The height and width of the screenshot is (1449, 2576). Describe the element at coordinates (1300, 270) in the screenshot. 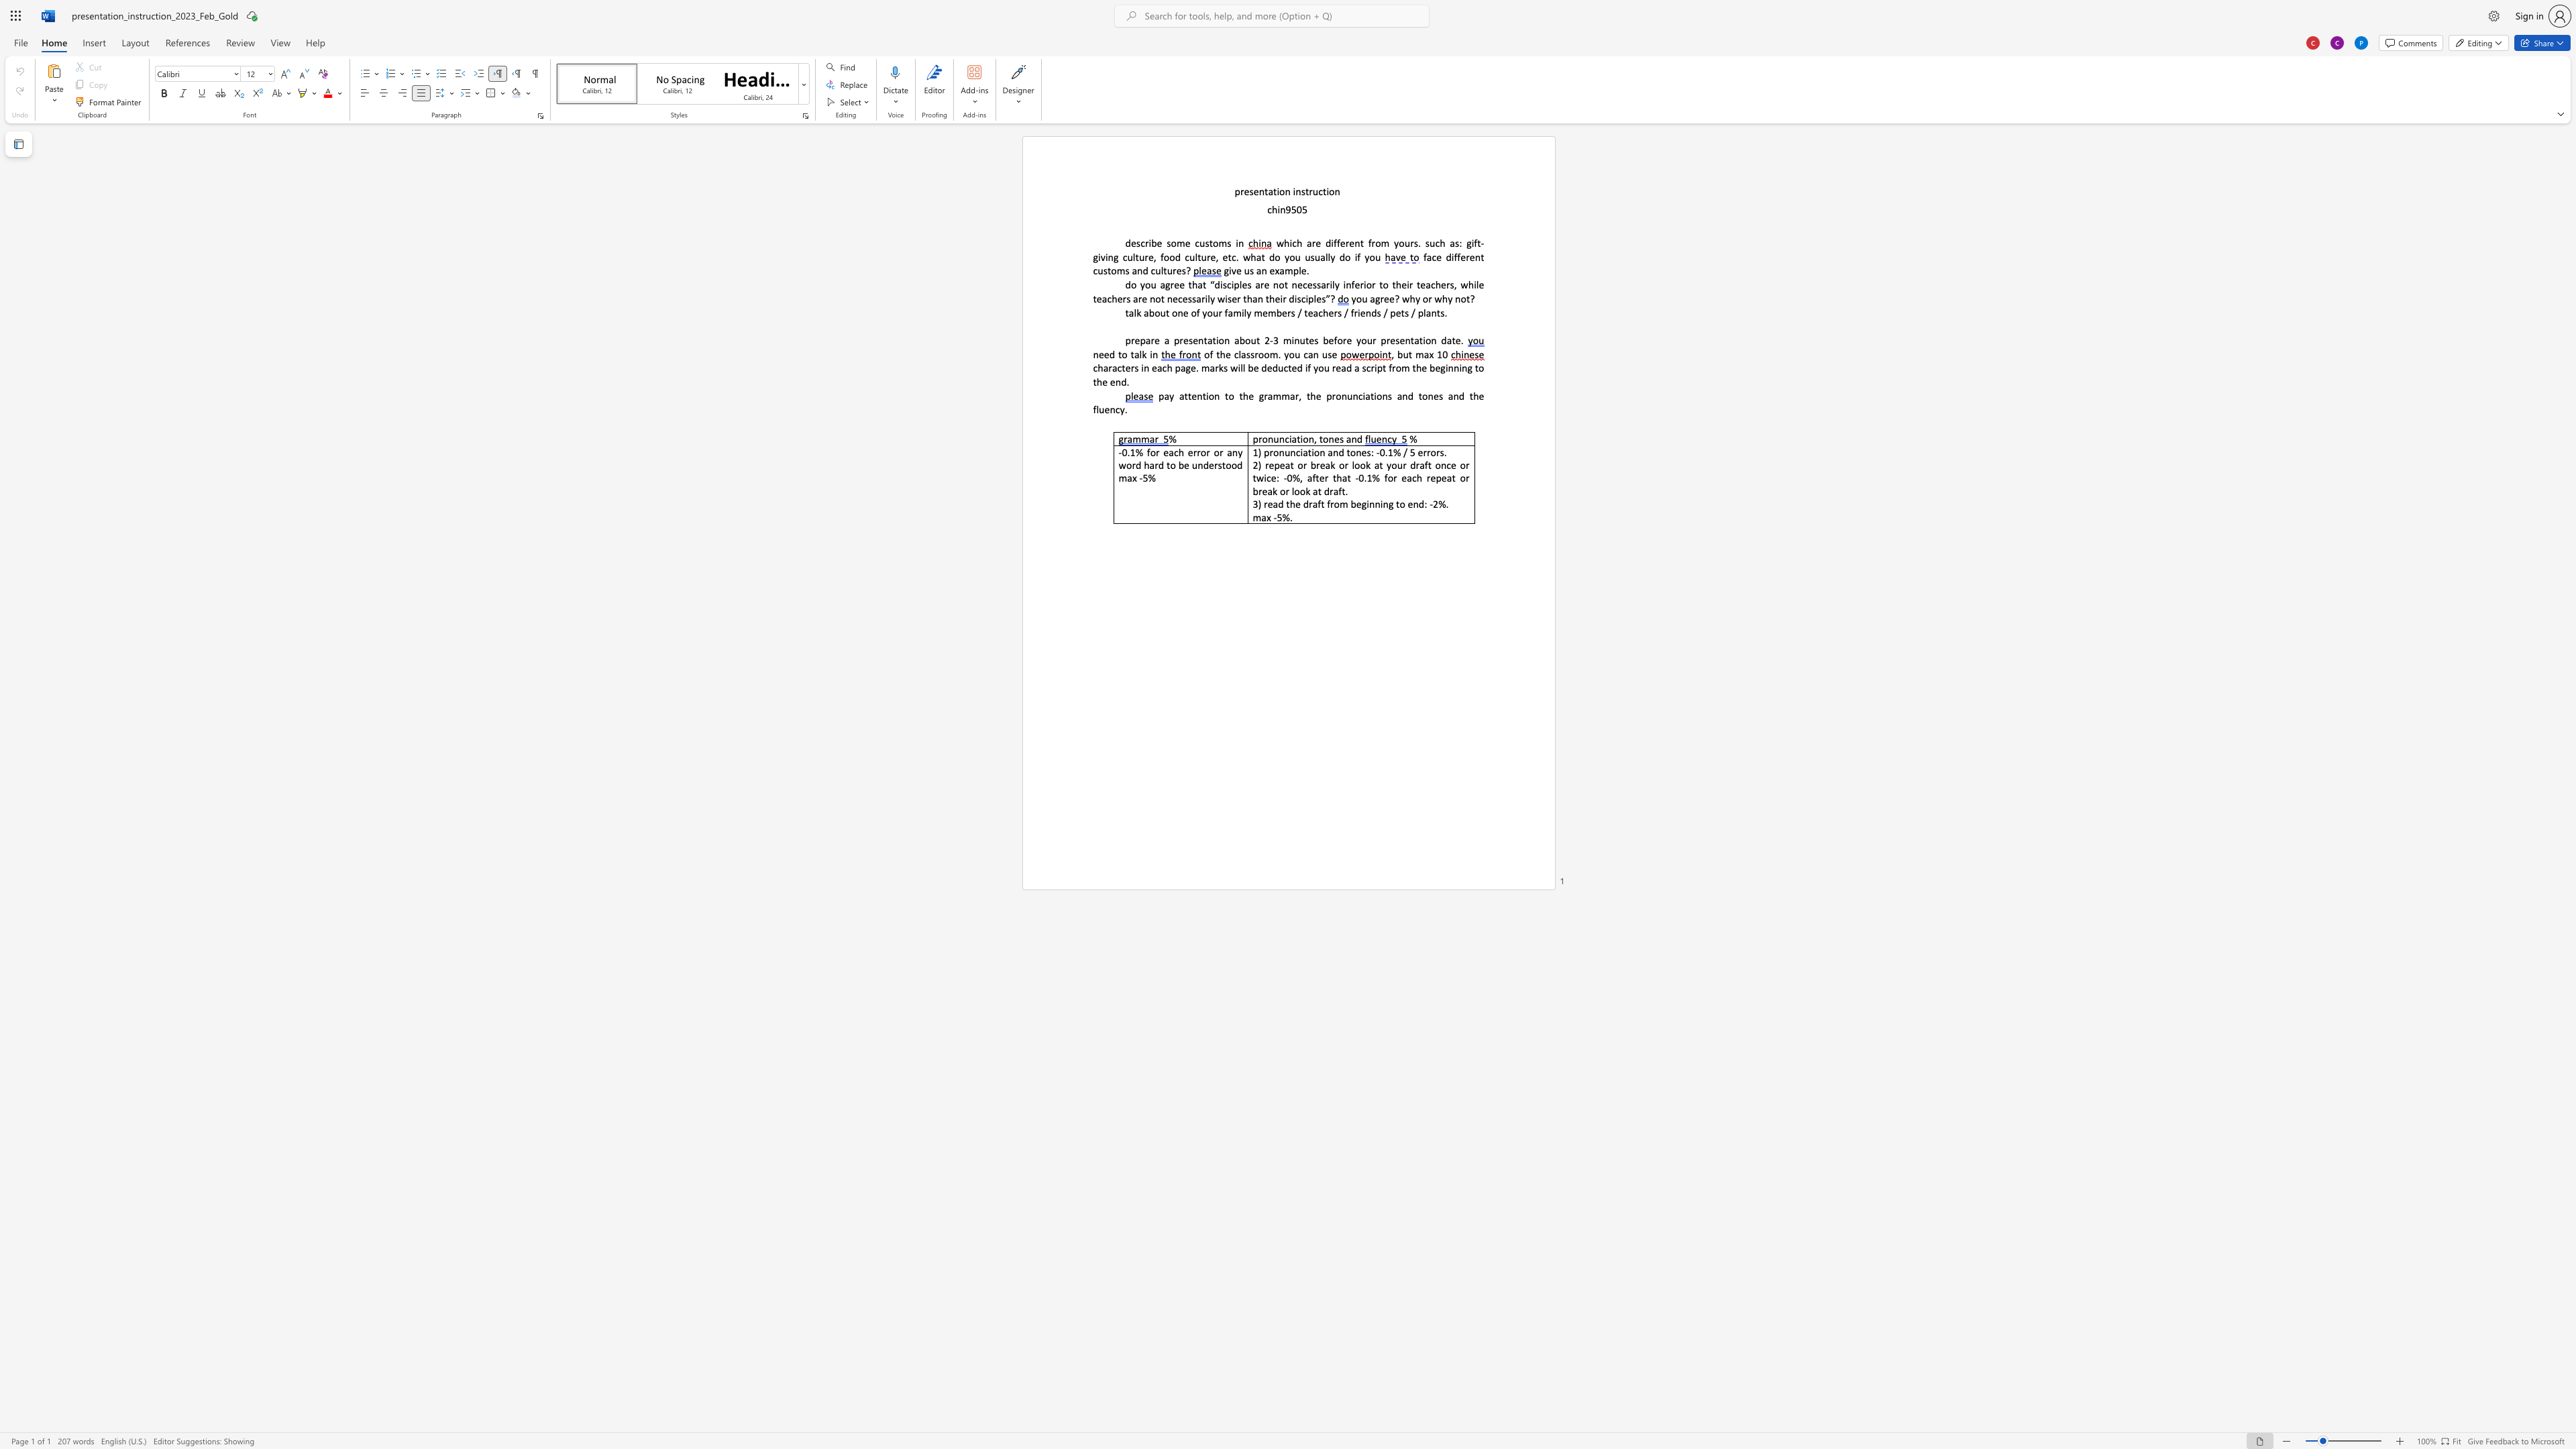

I see `the 1th character "l" in the text` at that location.